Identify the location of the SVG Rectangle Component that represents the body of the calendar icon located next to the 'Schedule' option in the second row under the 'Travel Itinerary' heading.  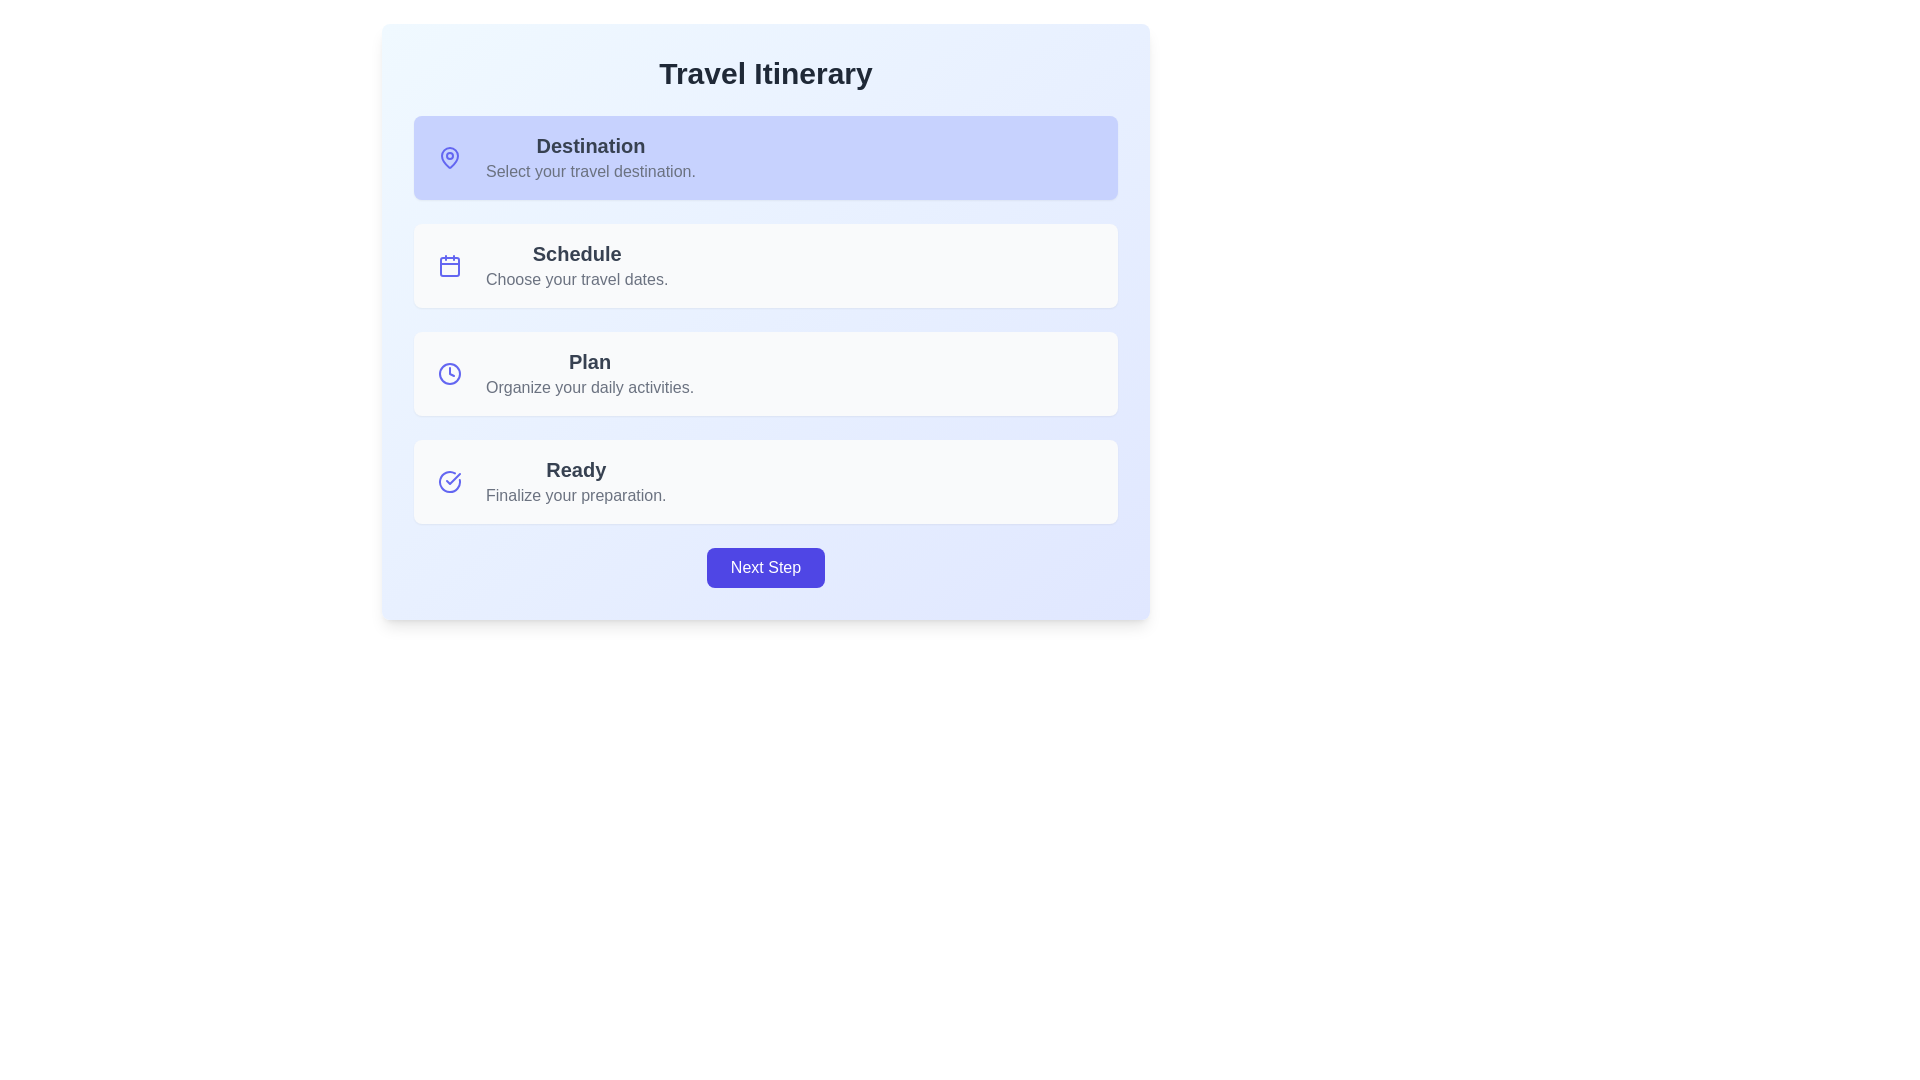
(449, 265).